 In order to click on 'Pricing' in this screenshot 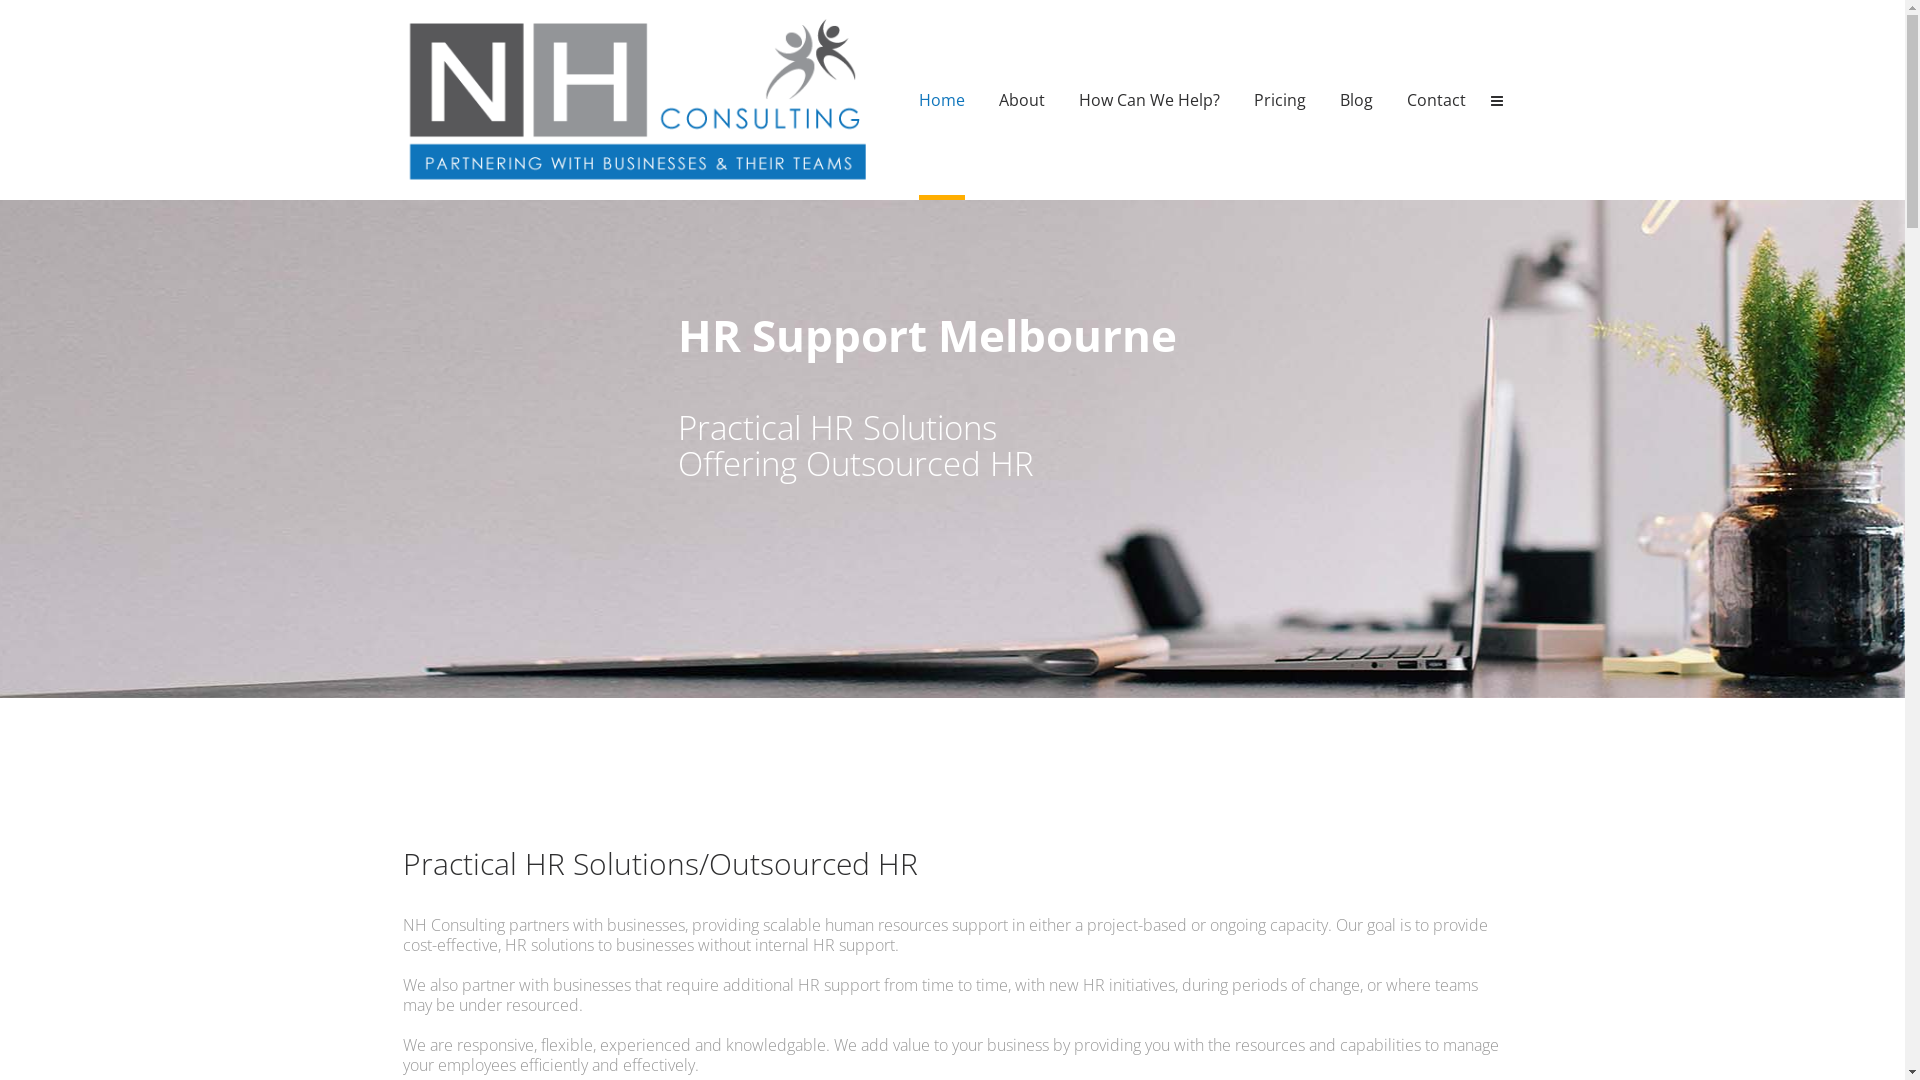, I will do `click(1280, 100)`.